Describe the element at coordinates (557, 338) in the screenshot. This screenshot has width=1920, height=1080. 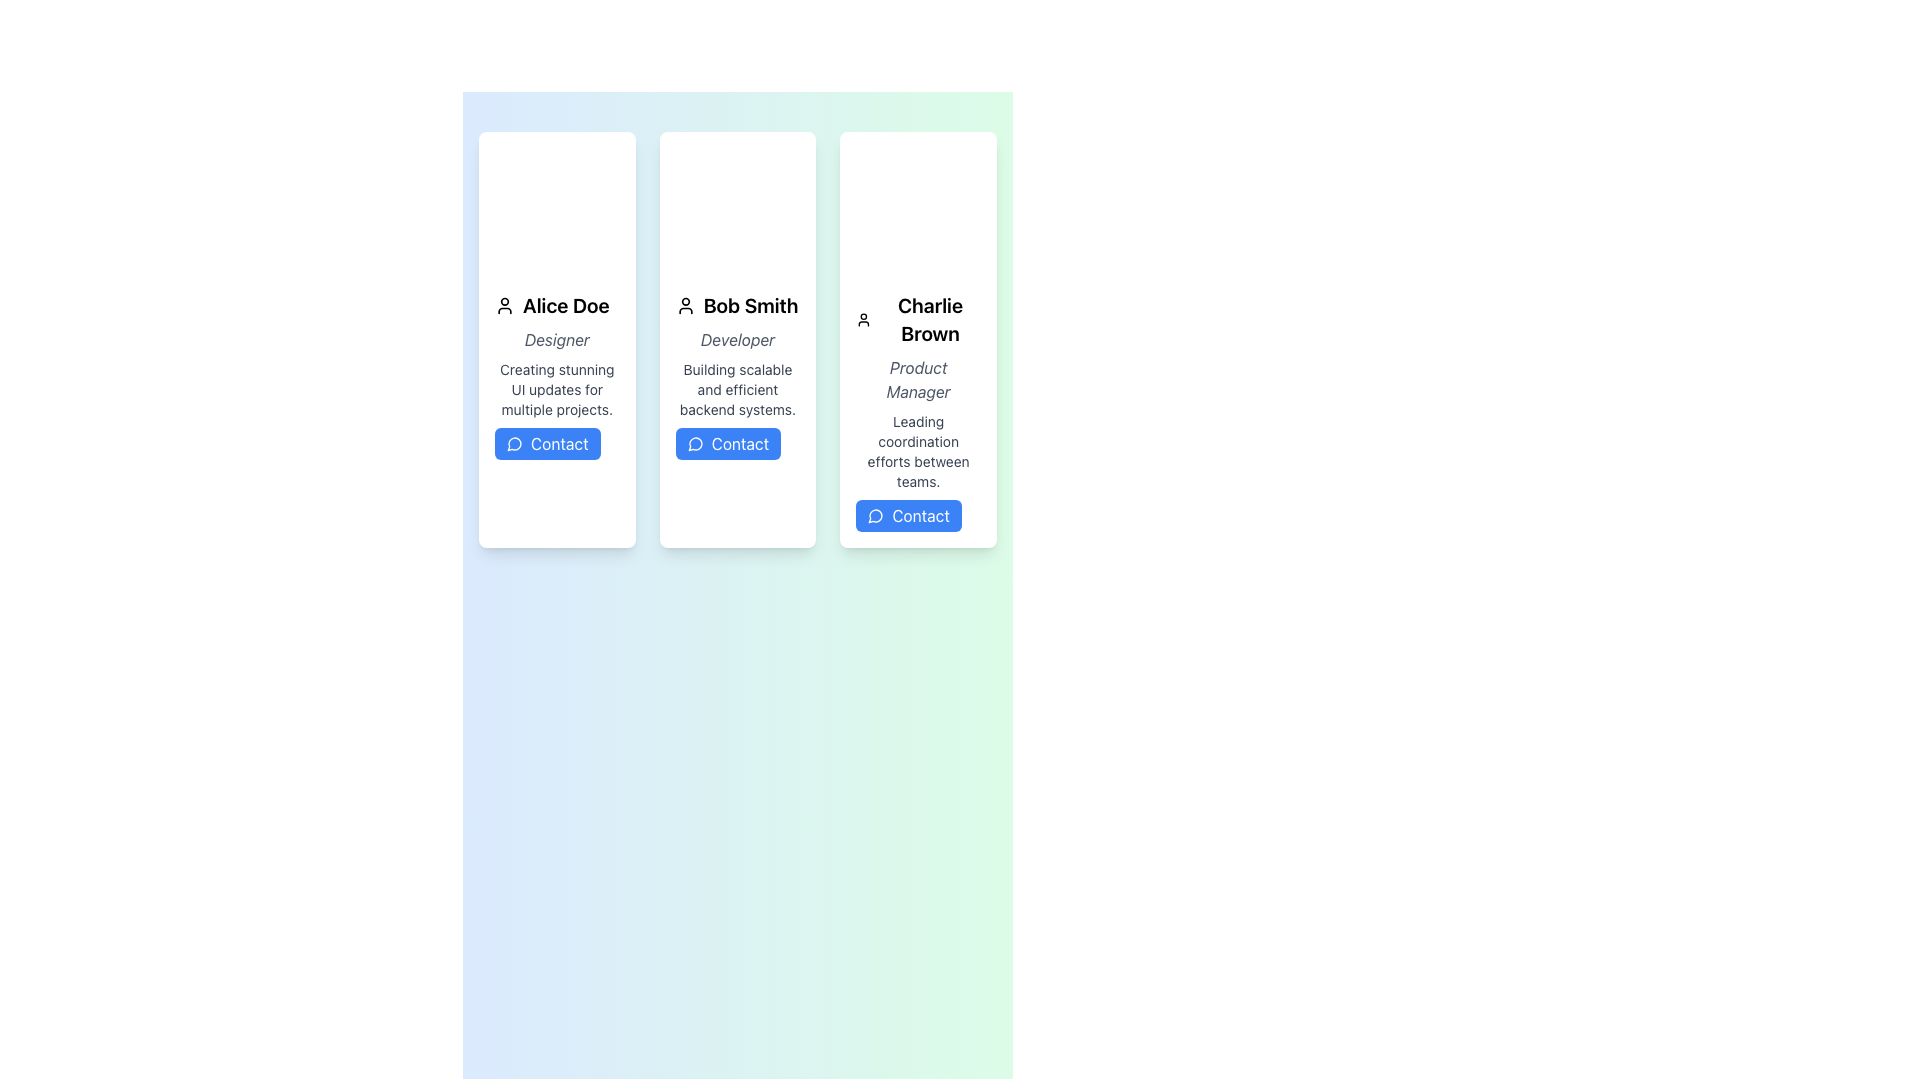
I see `the 'Designer' text label, which is displayed in gray italic font beneath the name 'Alice Doe' in the profile card layout` at that location.